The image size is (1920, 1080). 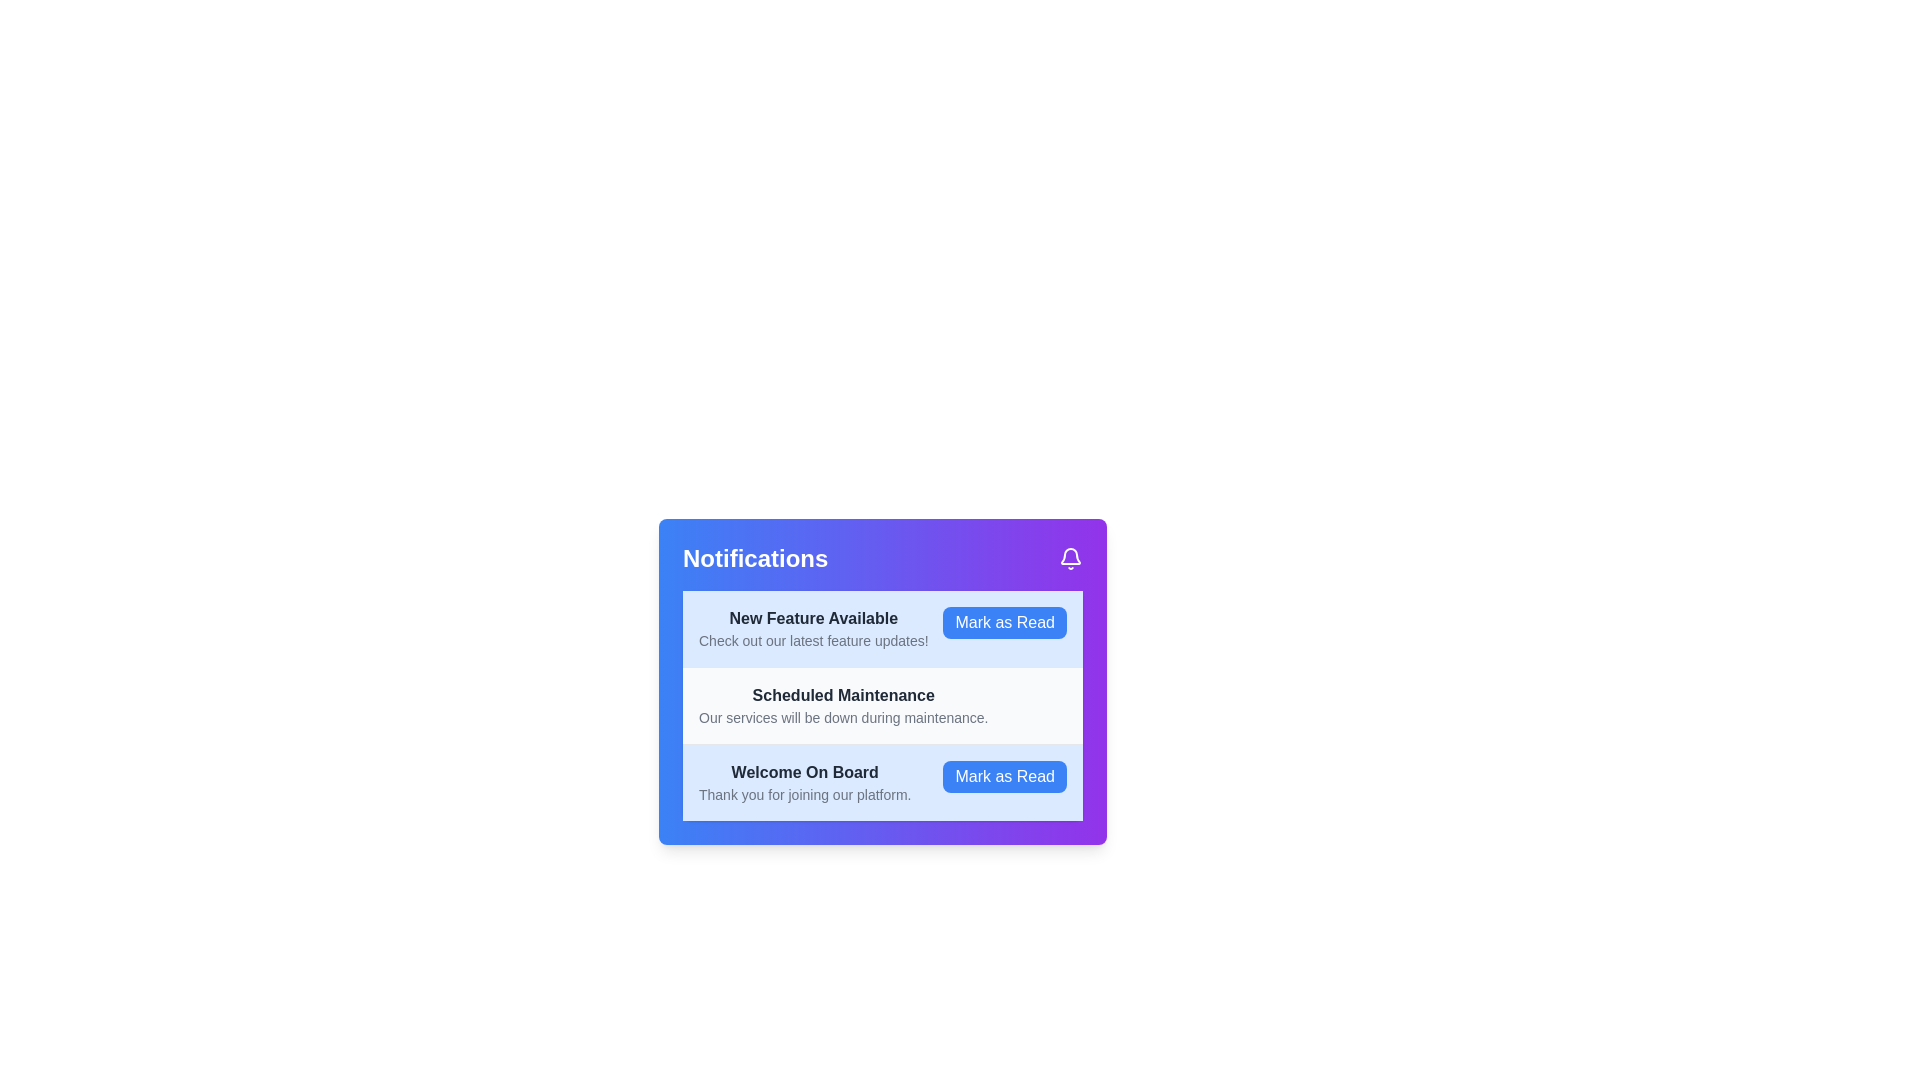 What do you see at coordinates (1069, 559) in the screenshot?
I see `the notification bell icon located in the top-right corner of the 'Notifications' header` at bounding box center [1069, 559].